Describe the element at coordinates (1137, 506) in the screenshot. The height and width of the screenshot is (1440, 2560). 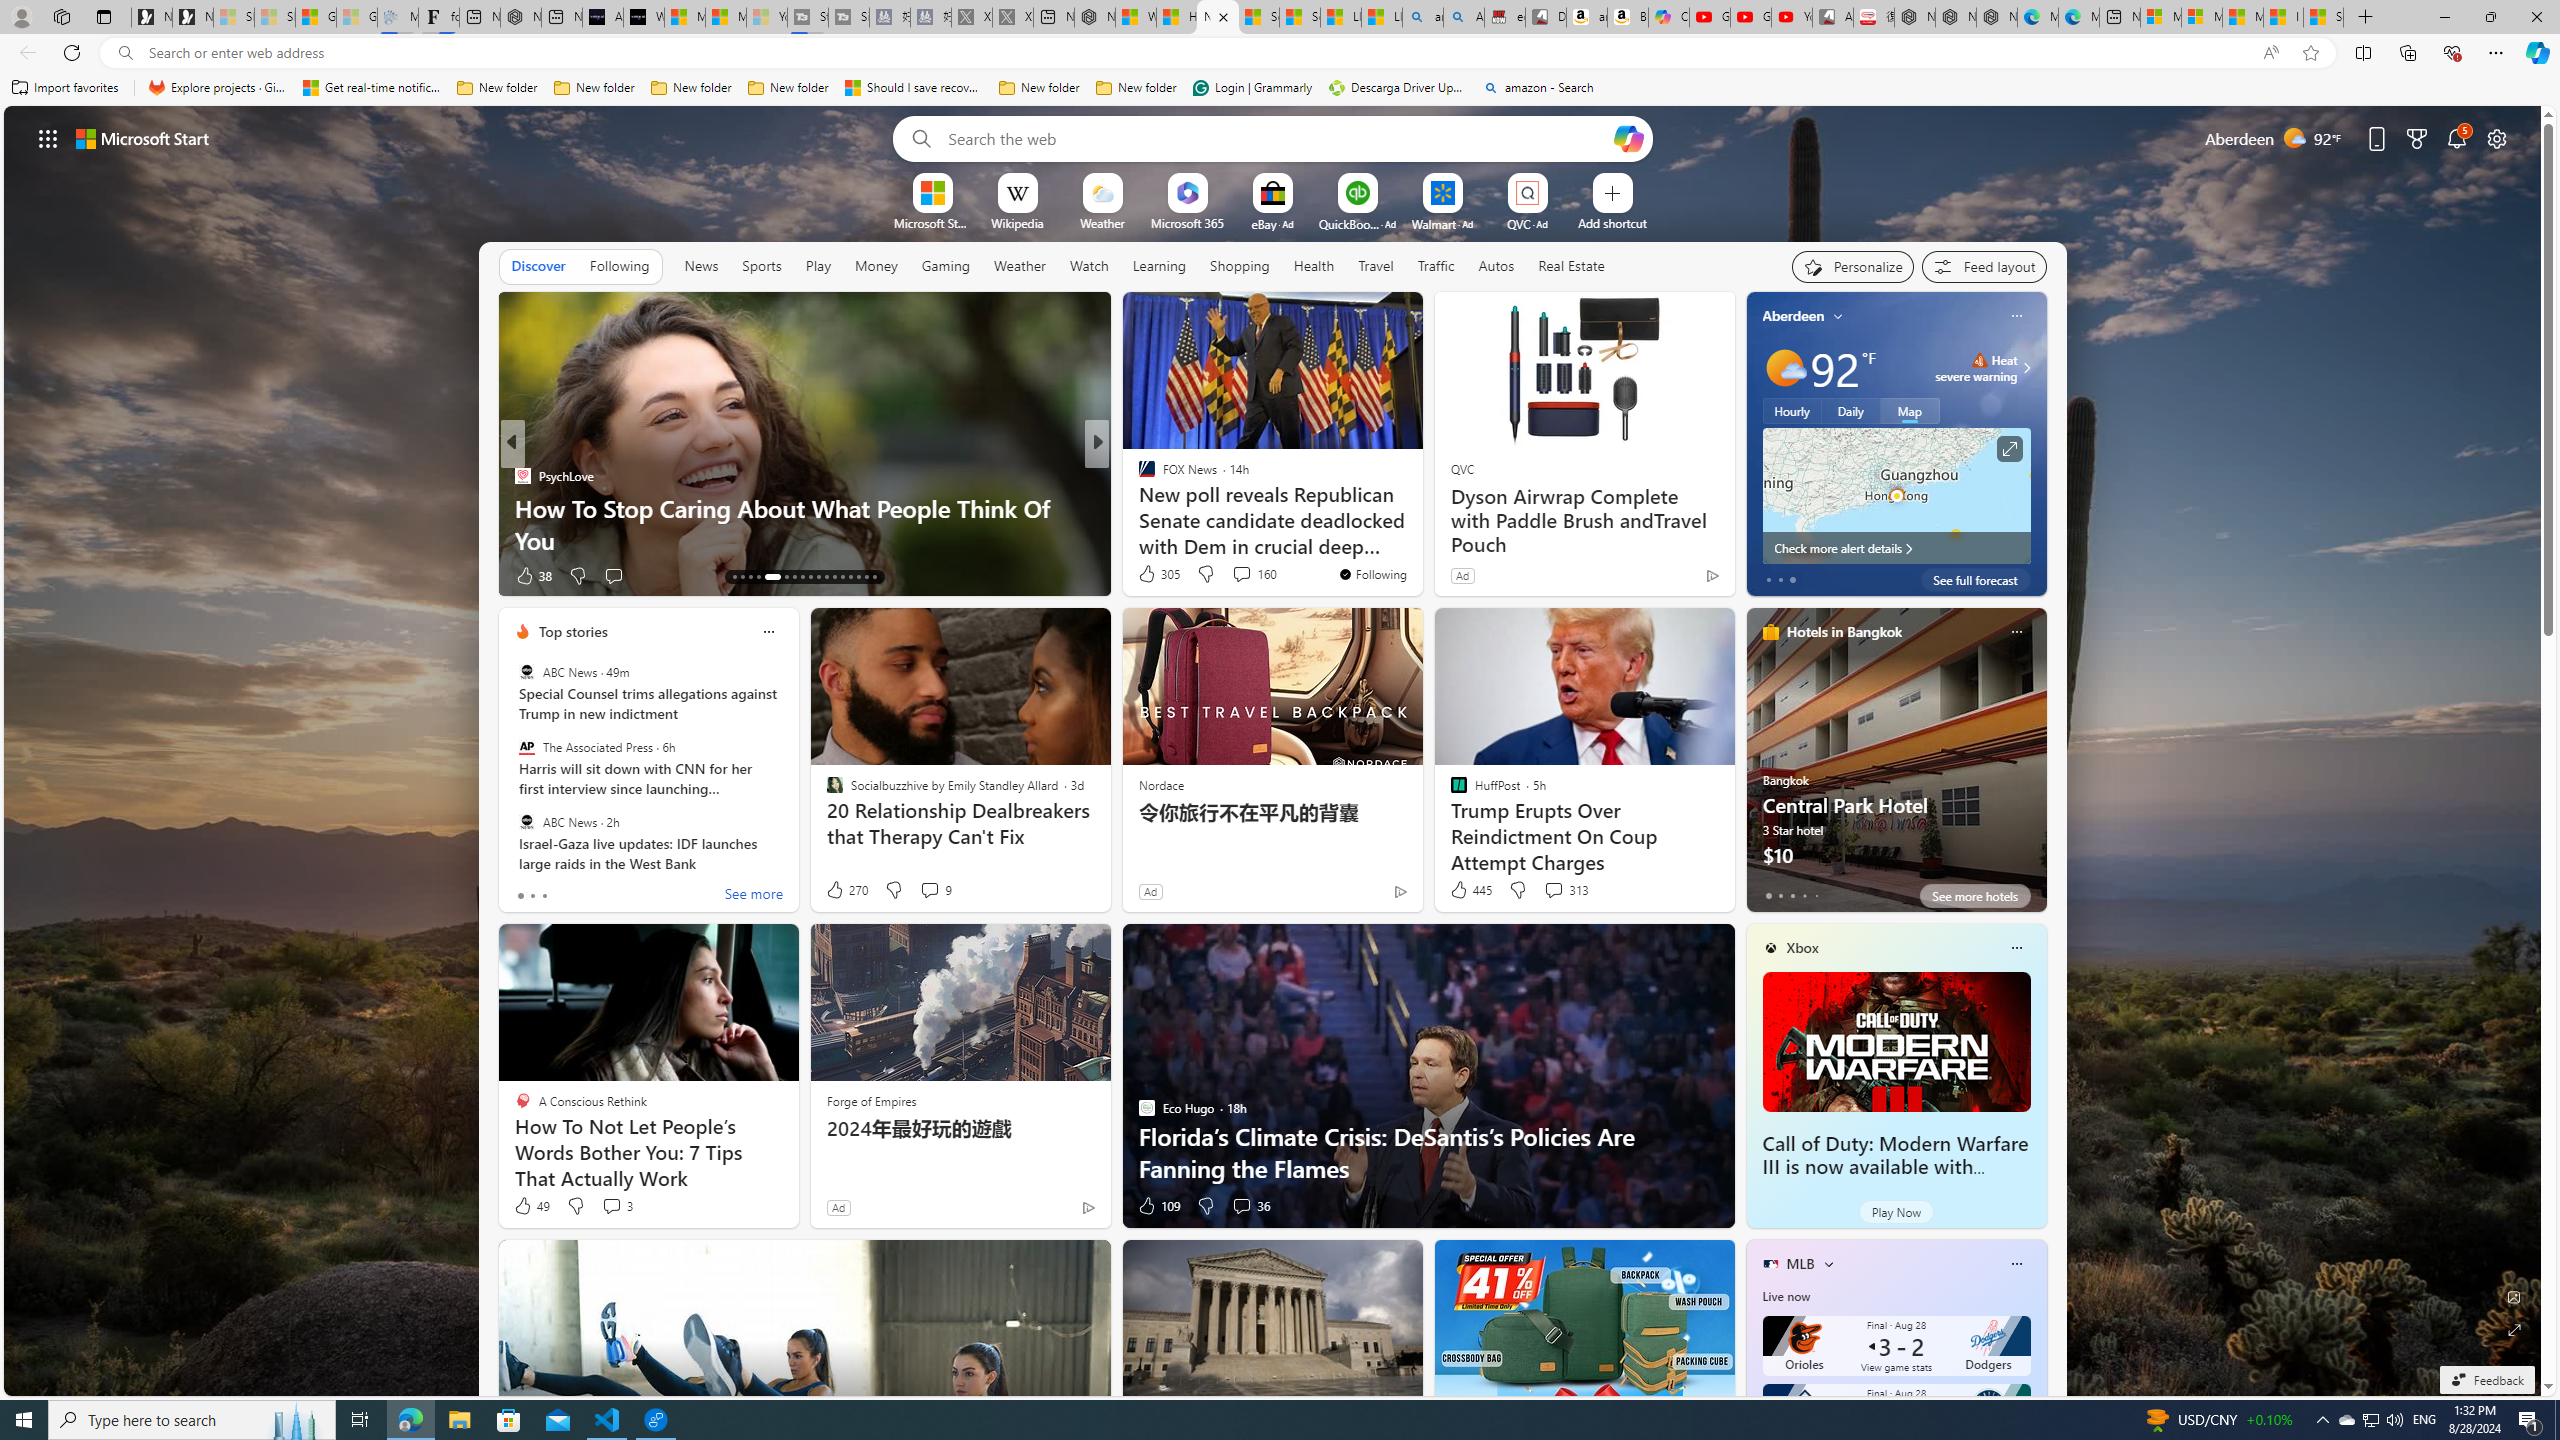
I see `'Tom'` at that location.